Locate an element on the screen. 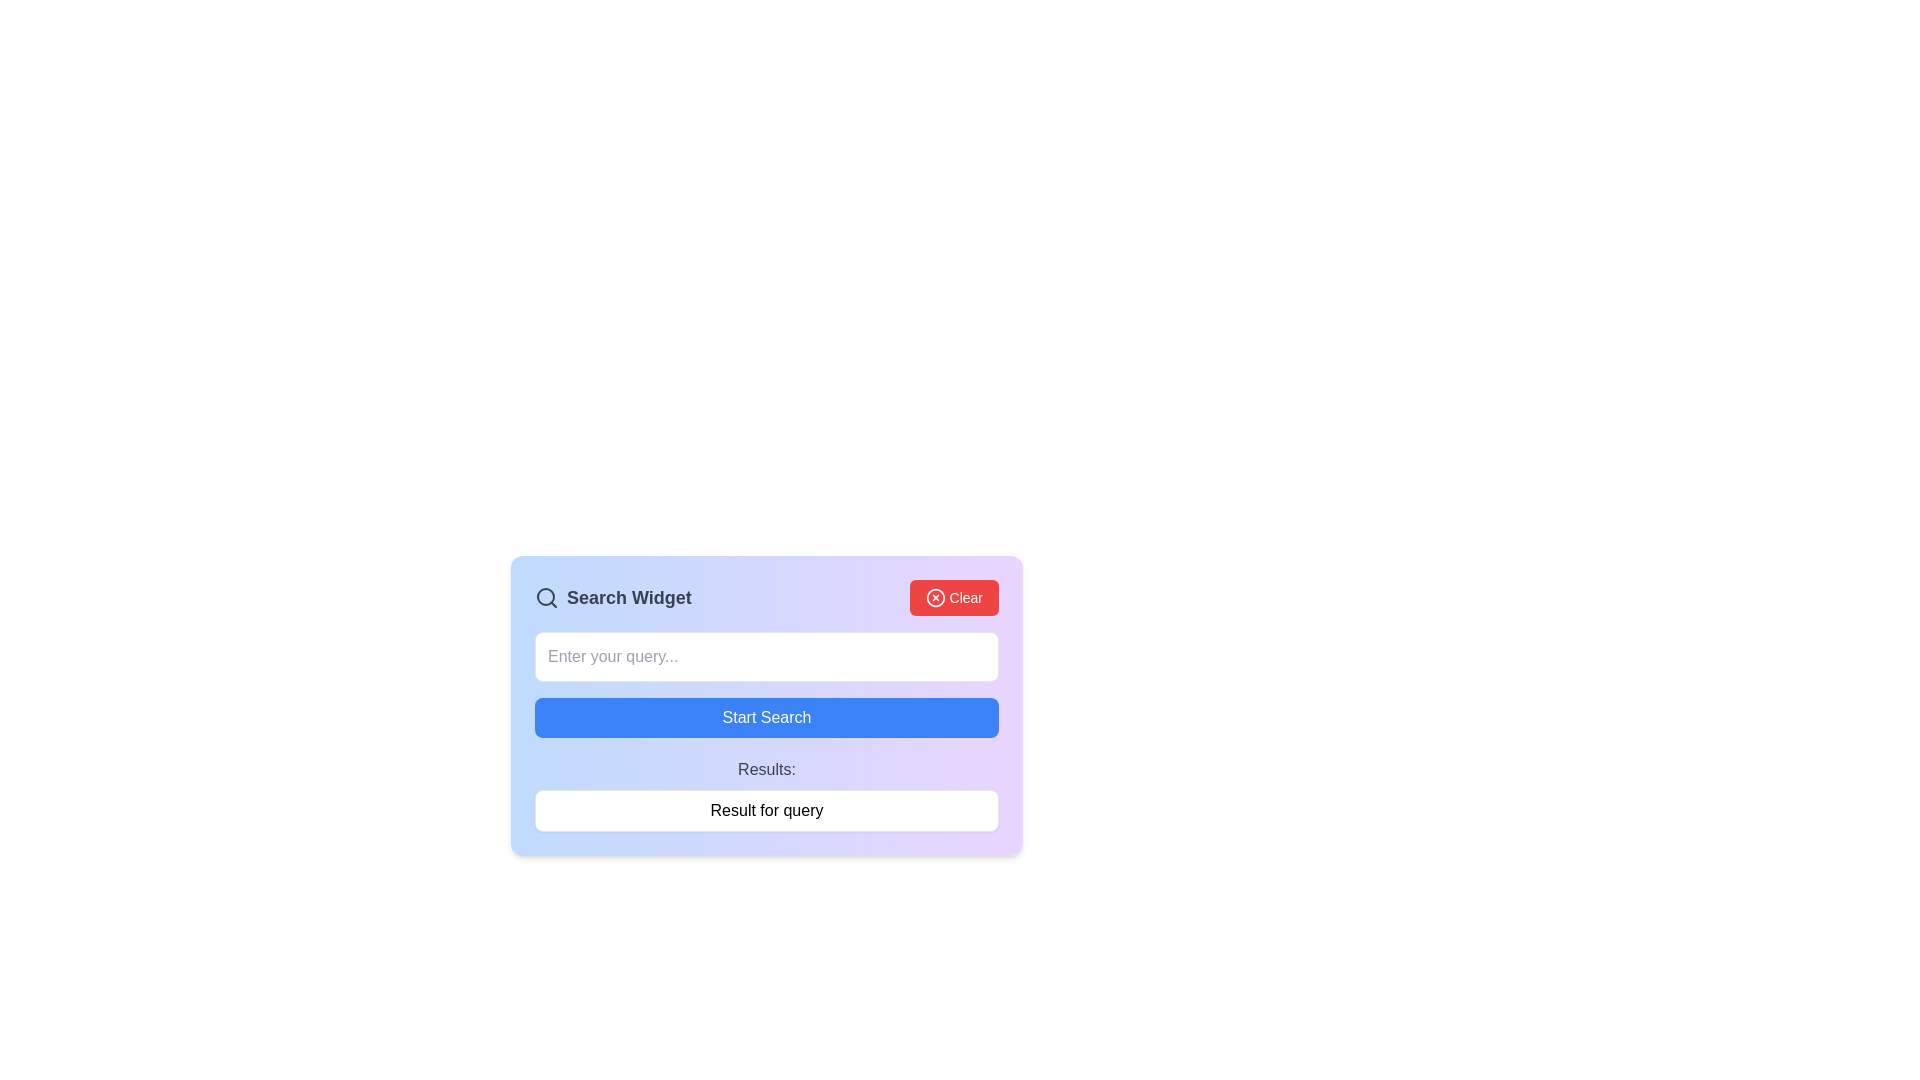 The height and width of the screenshot is (1080, 1920). the decorative vector graphic circle within the 'Clear' button located in the top-right corner of the widget is located at coordinates (934, 596).